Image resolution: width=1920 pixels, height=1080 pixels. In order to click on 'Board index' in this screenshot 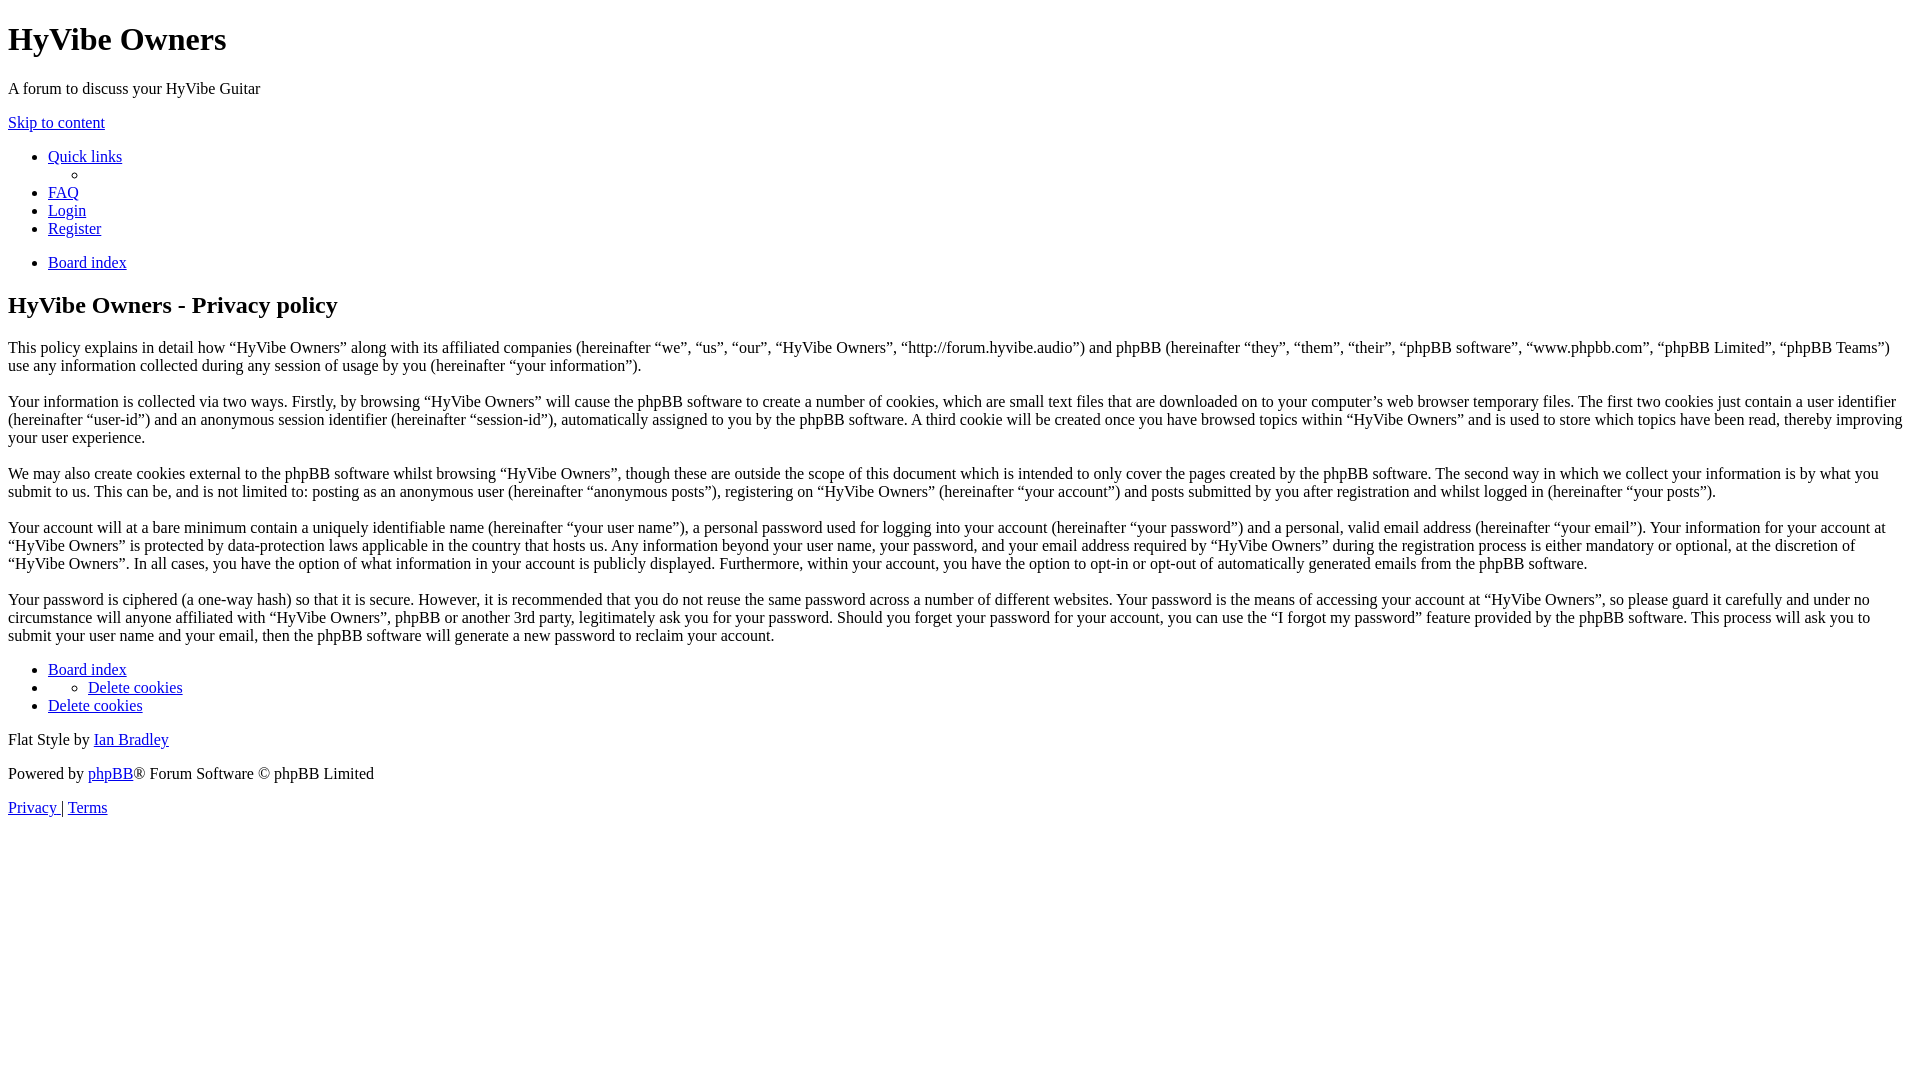, I will do `click(86, 261)`.